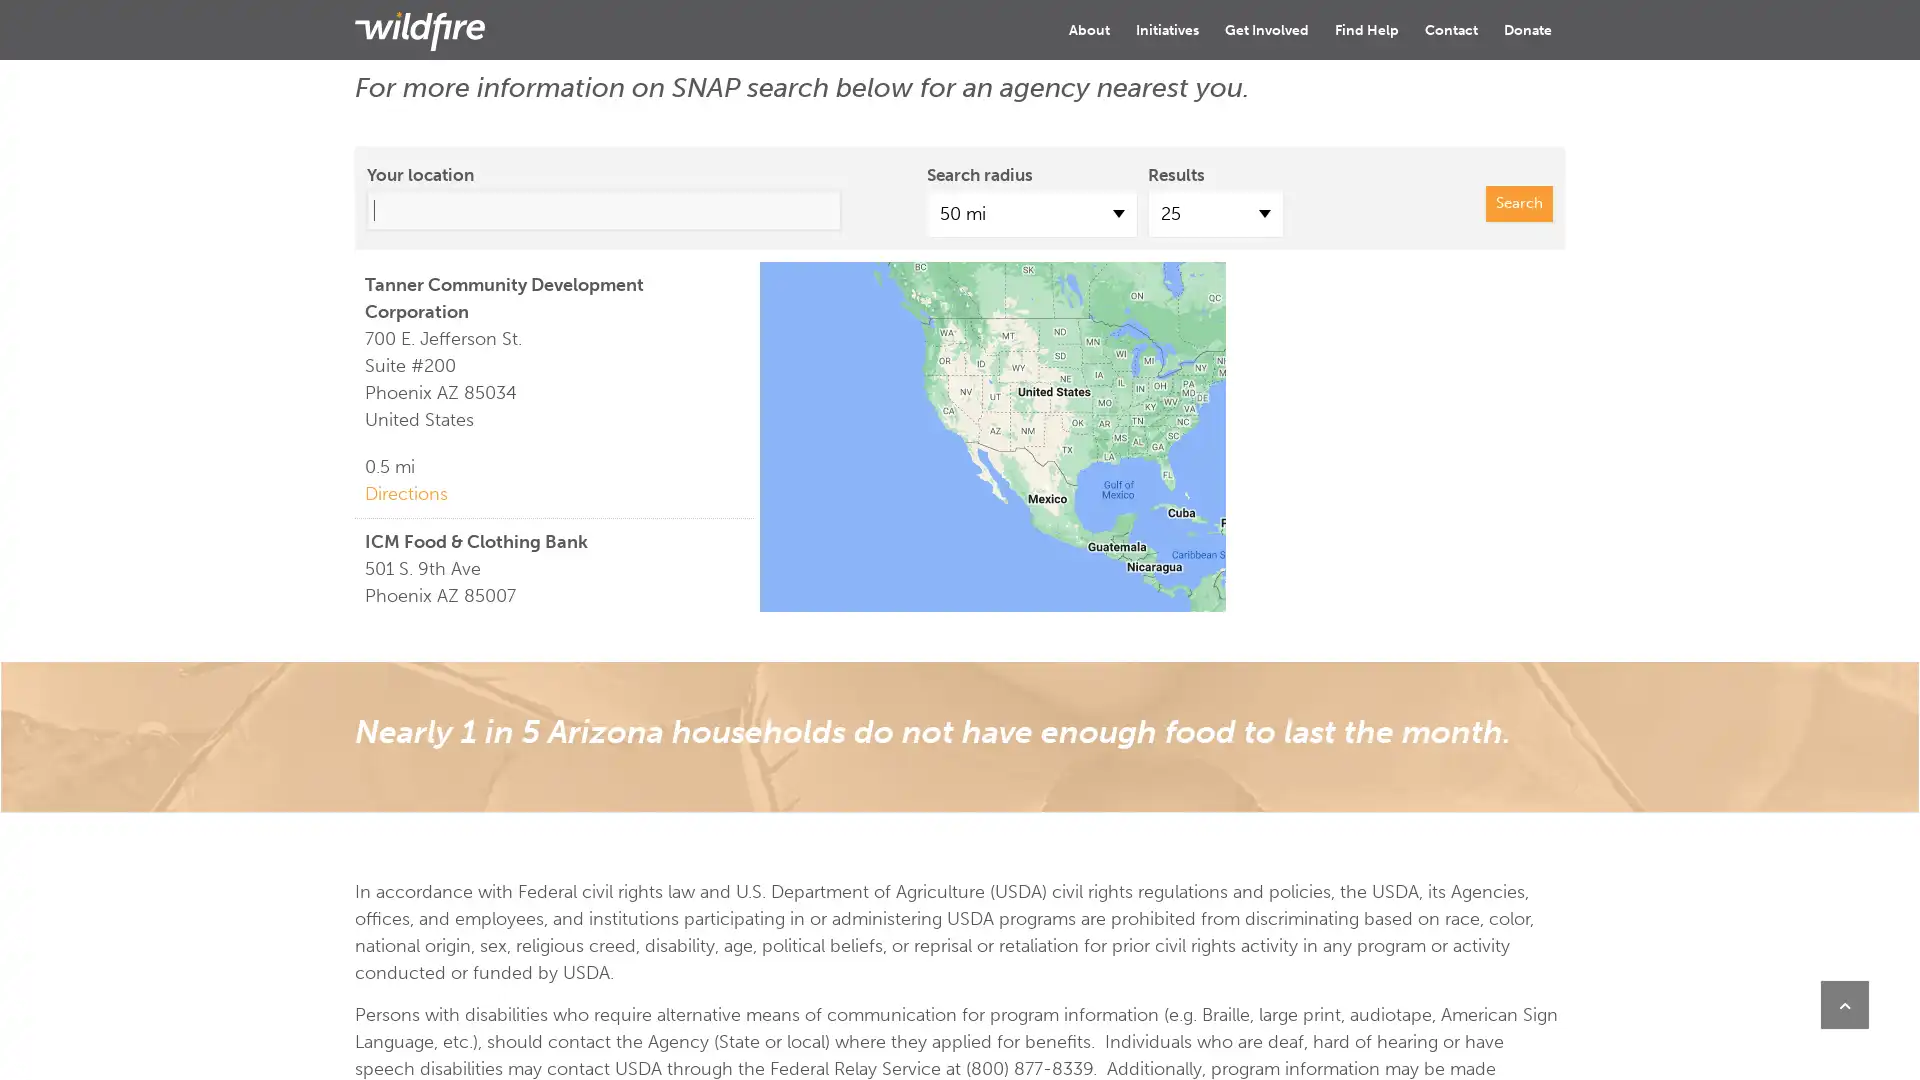  Describe the element at coordinates (1185, 382) in the screenshot. I see `NOAH Midtown` at that location.